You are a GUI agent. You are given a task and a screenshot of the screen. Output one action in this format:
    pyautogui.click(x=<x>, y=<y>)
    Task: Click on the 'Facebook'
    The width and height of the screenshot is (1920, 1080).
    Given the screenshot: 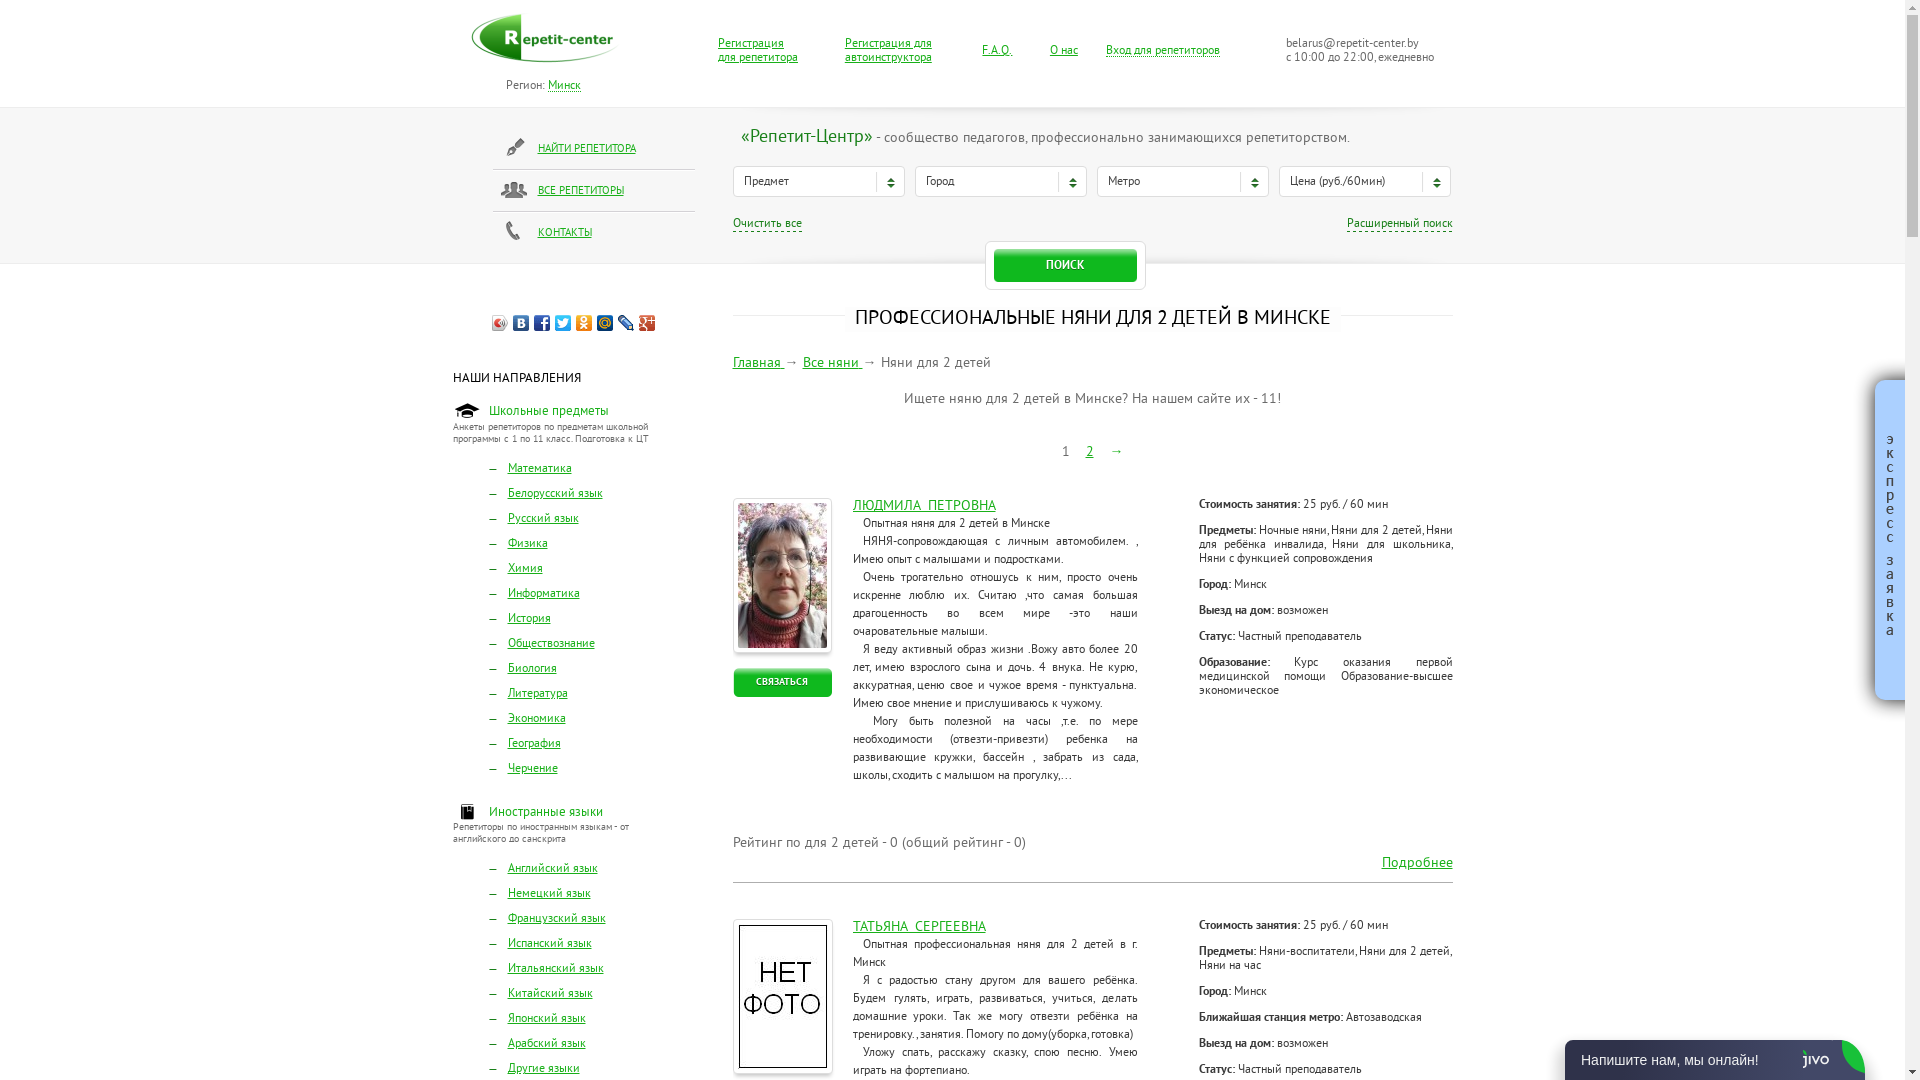 What is the action you would take?
    pyautogui.click(x=542, y=322)
    